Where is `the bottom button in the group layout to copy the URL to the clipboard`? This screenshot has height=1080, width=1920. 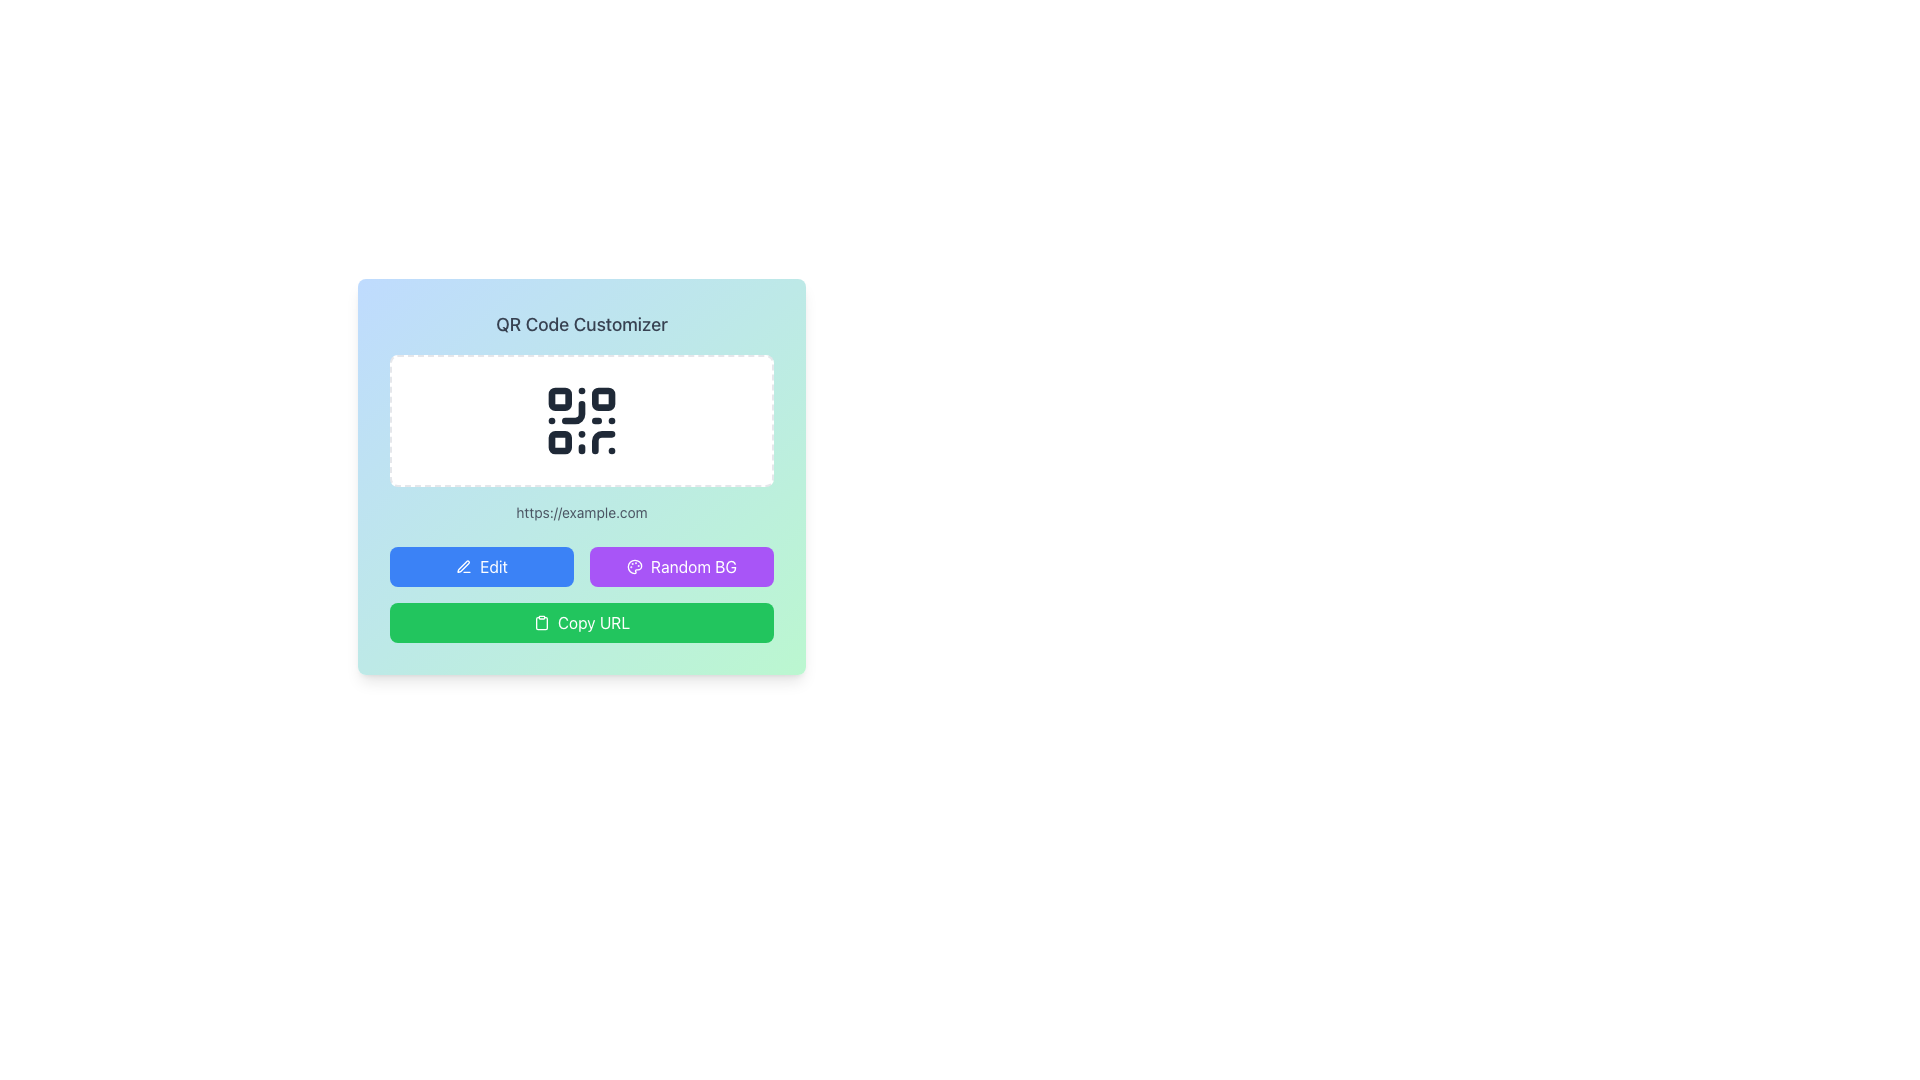
the bottom button in the group layout to copy the URL to the clipboard is located at coordinates (580, 622).